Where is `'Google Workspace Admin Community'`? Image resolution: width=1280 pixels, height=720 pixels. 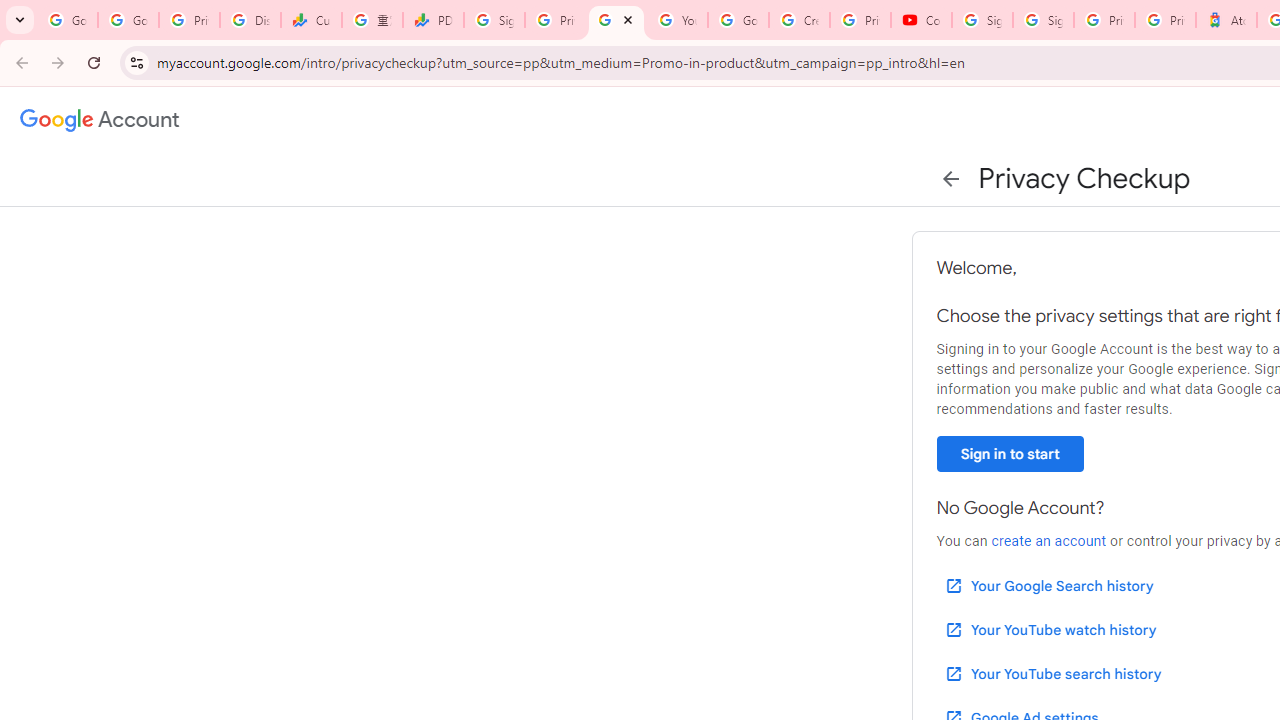
'Google Workspace Admin Community' is located at coordinates (67, 20).